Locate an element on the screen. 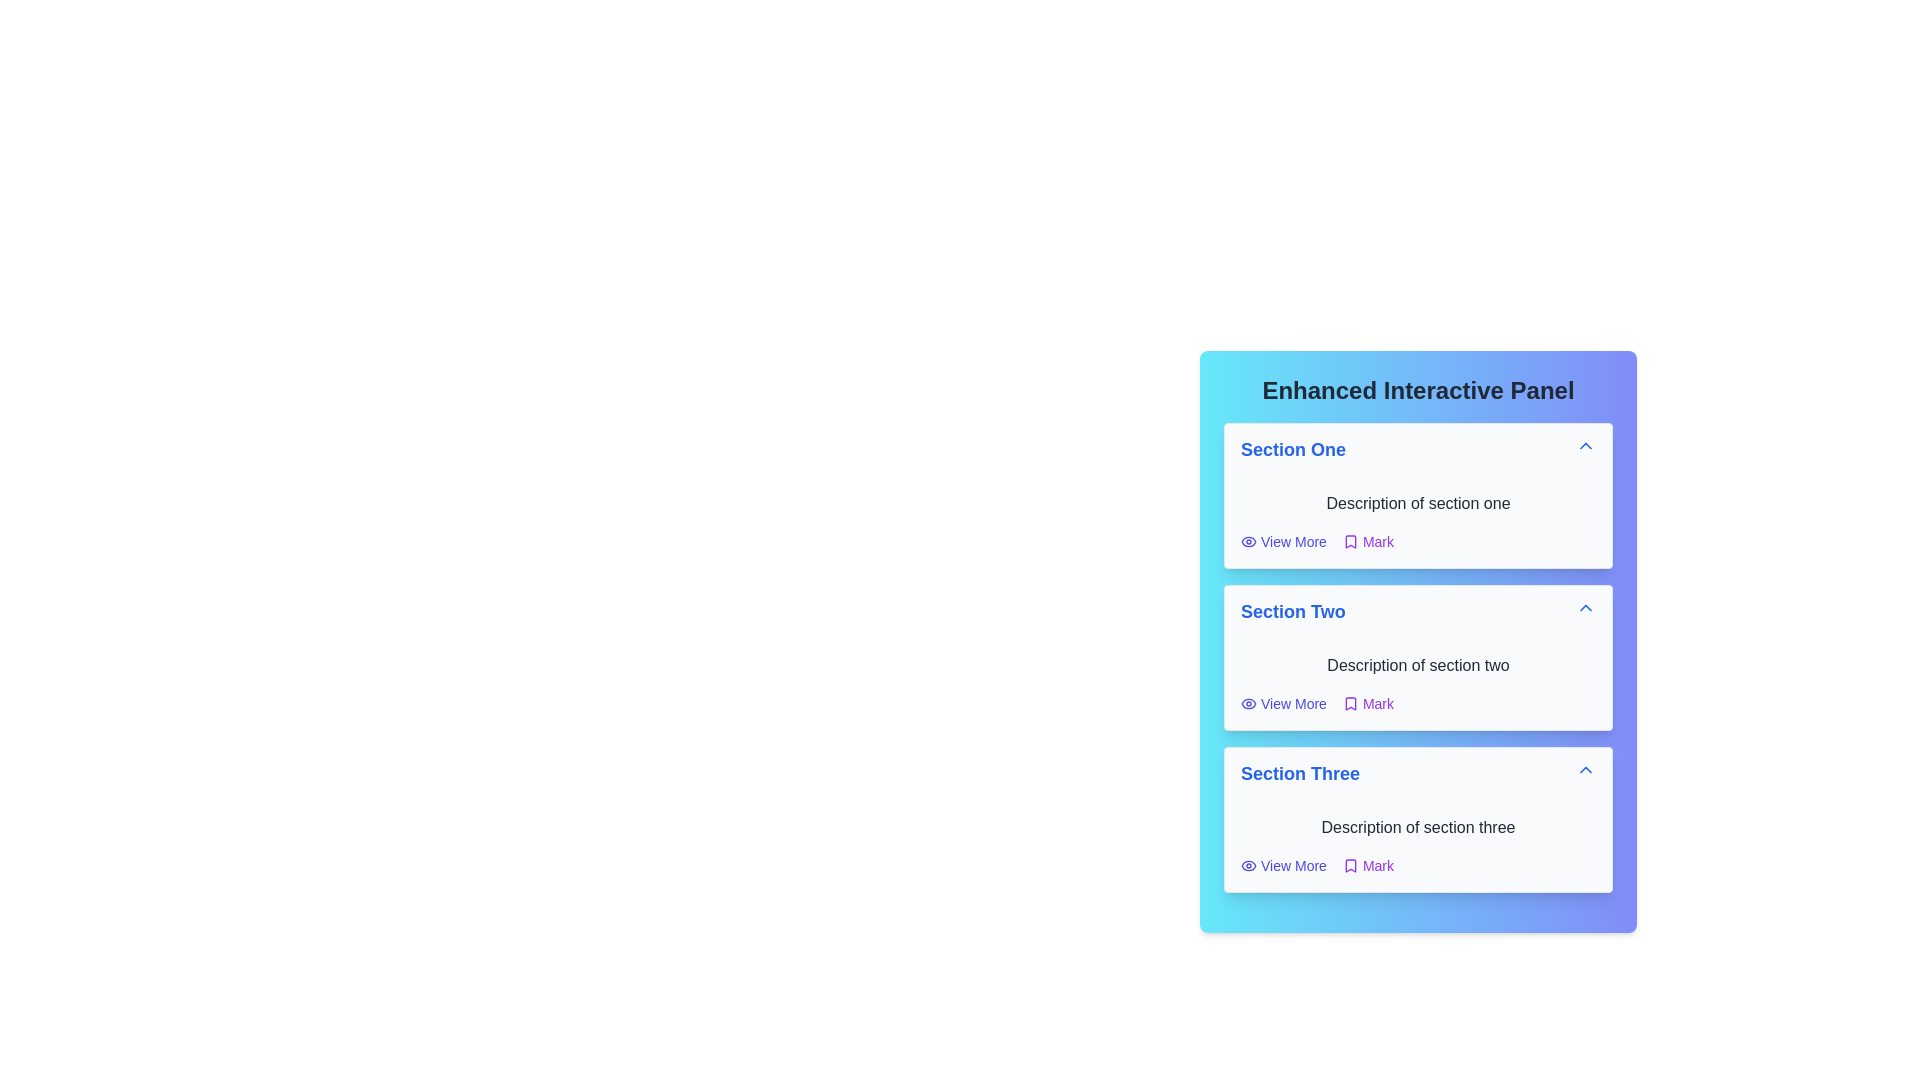 Image resolution: width=1920 pixels, height=1080 pixels. the eye-shaped icon in 'Section One' of the 'Enhanced Interactive Panel' is located at coordinates (1247, 865).